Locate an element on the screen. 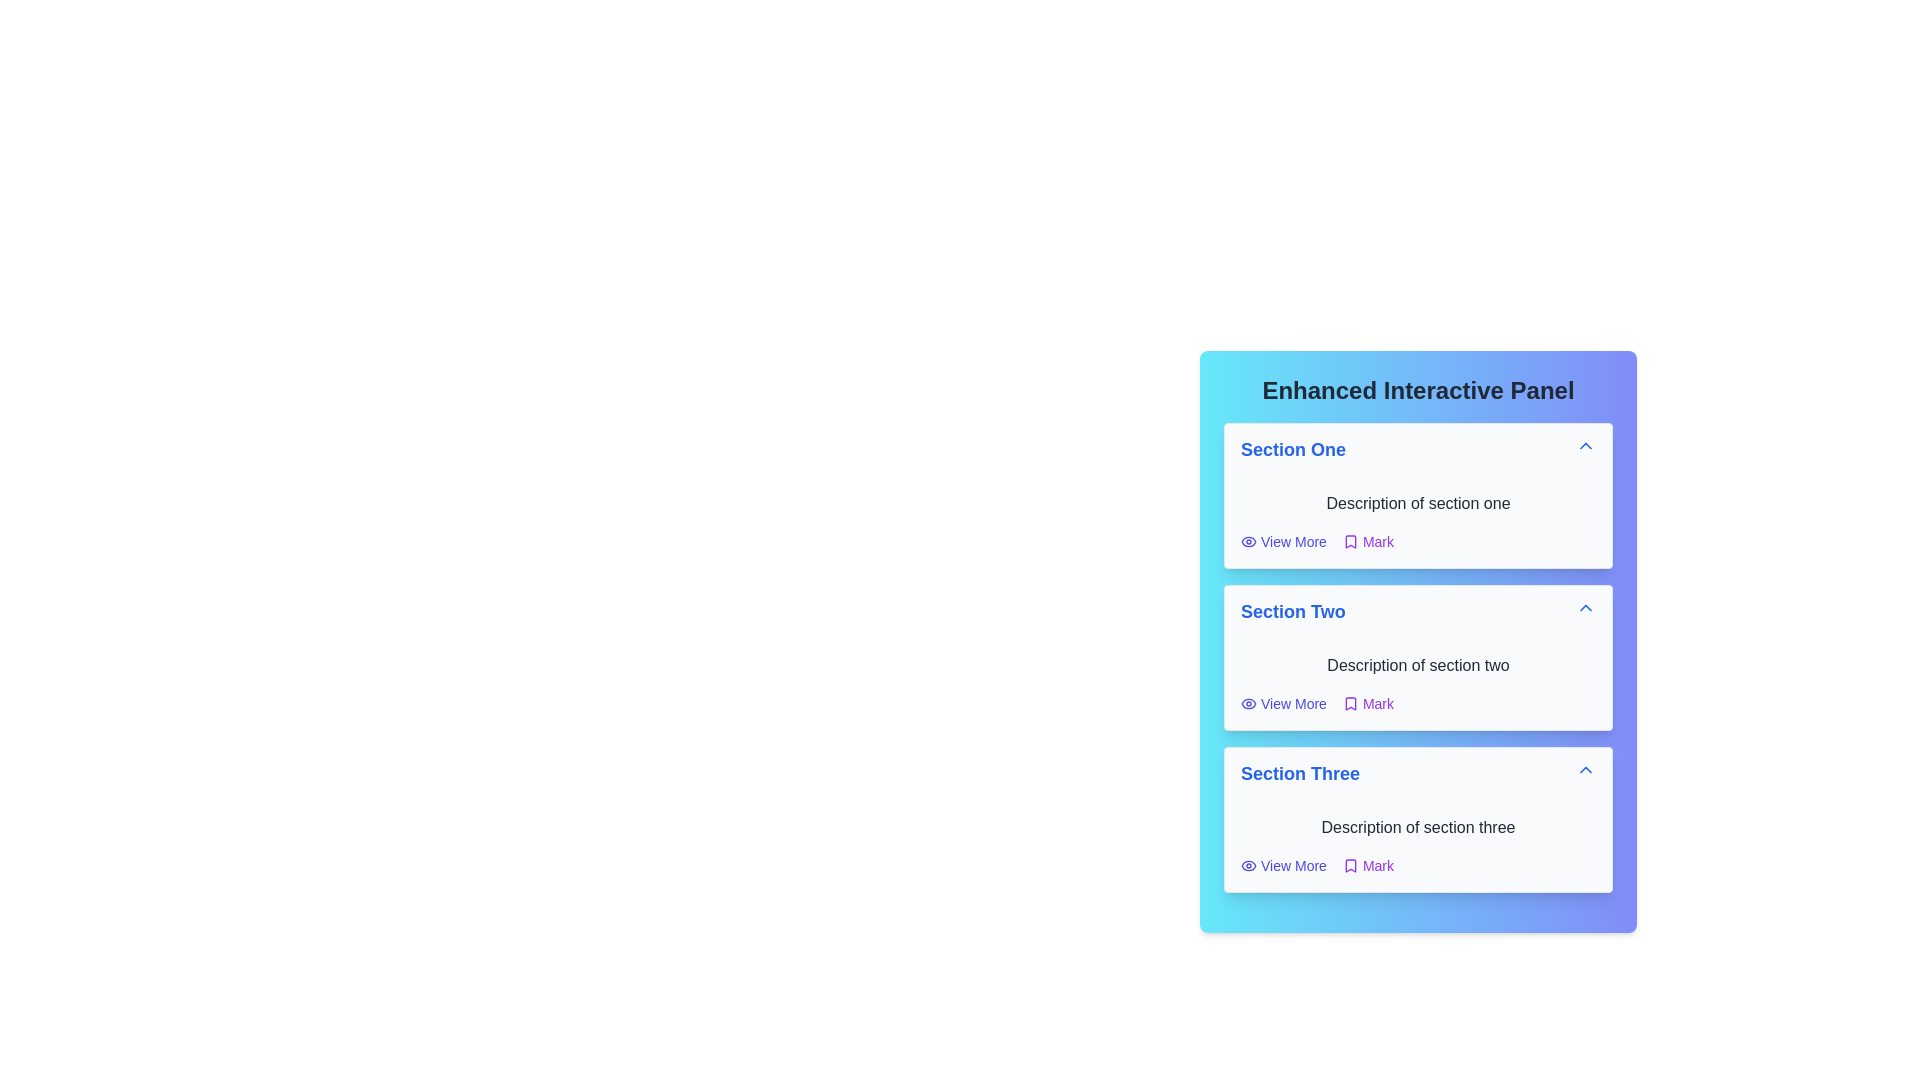 Image resolution: width=1920 pixels, height=1080 pixels. the eye-shaped icon in 'Section One' of the 'Enhanced Interactive Panel' is located at coordinates (1247, 865).